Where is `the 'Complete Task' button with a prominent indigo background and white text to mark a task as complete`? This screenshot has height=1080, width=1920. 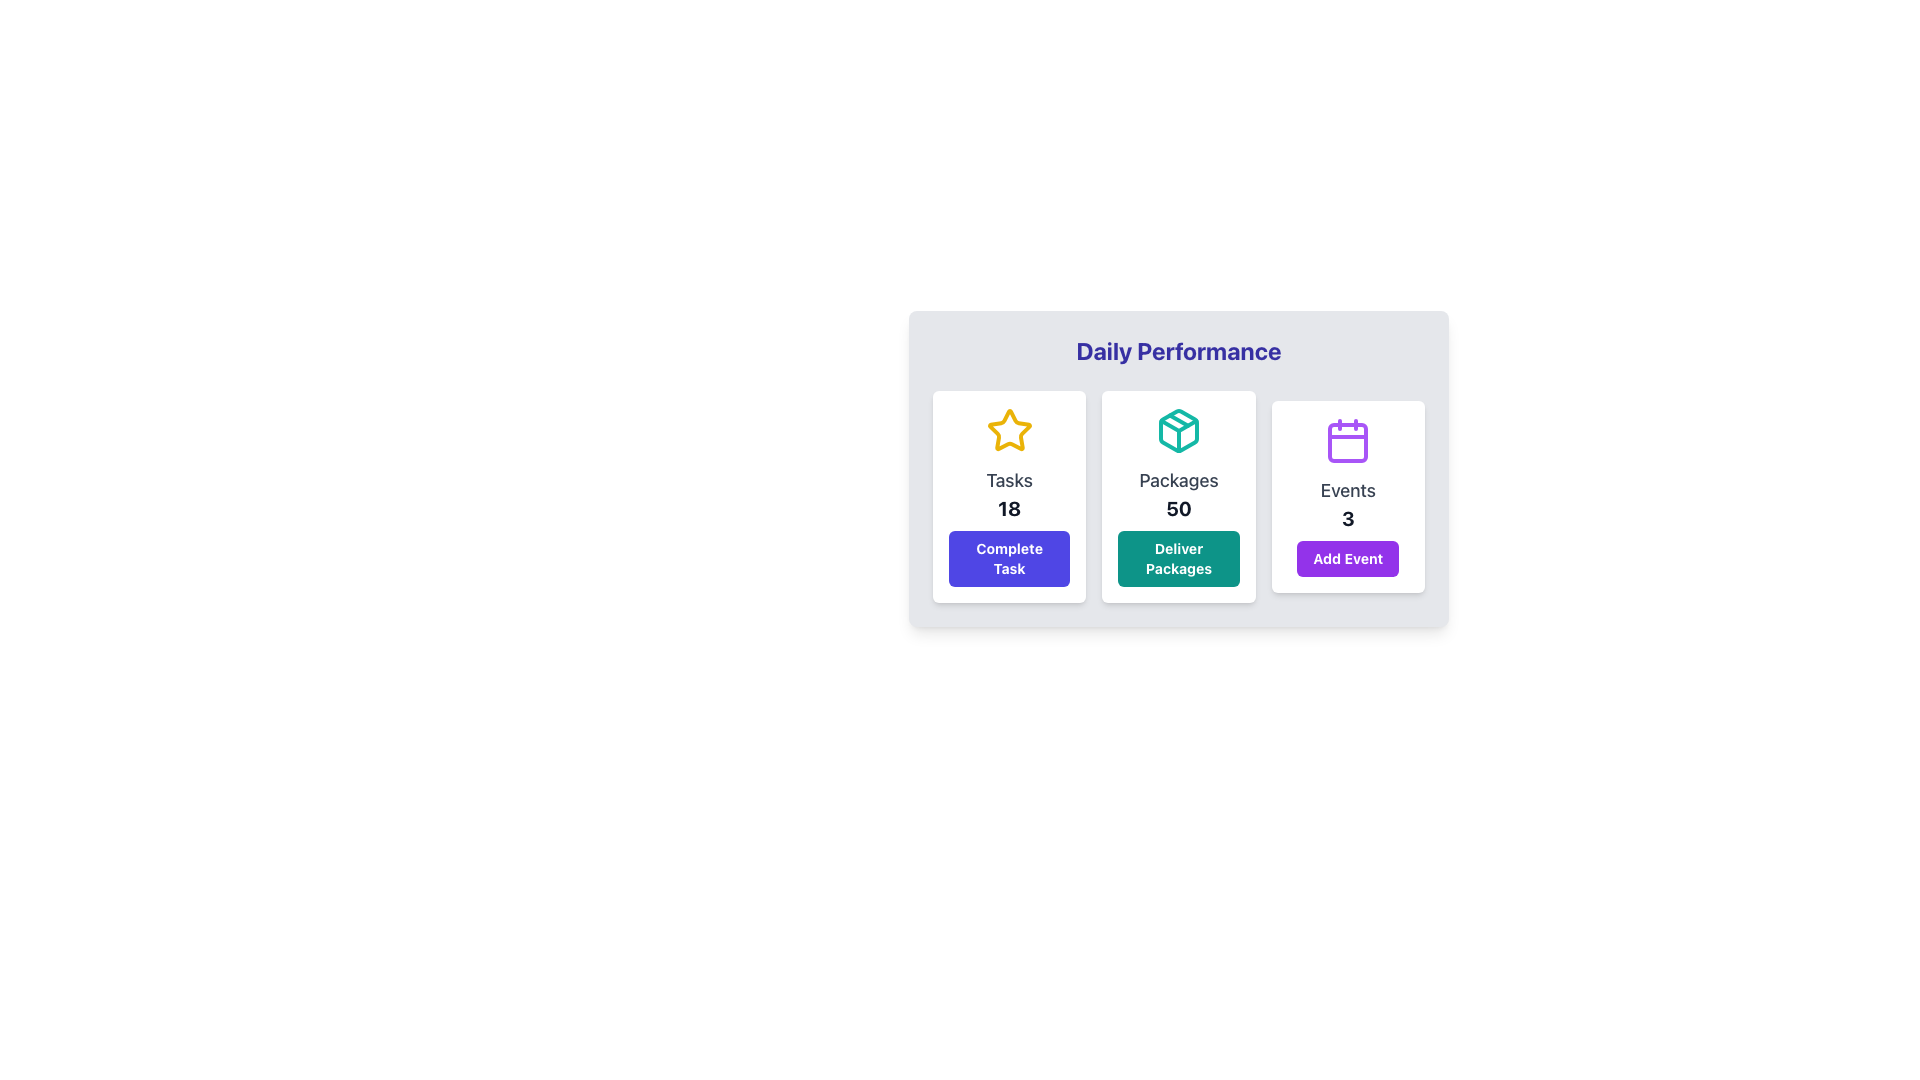
the 'Complete Task' button with a prominent indigo background and white text to mark a task as complete is located at coordinates (1009, 559).